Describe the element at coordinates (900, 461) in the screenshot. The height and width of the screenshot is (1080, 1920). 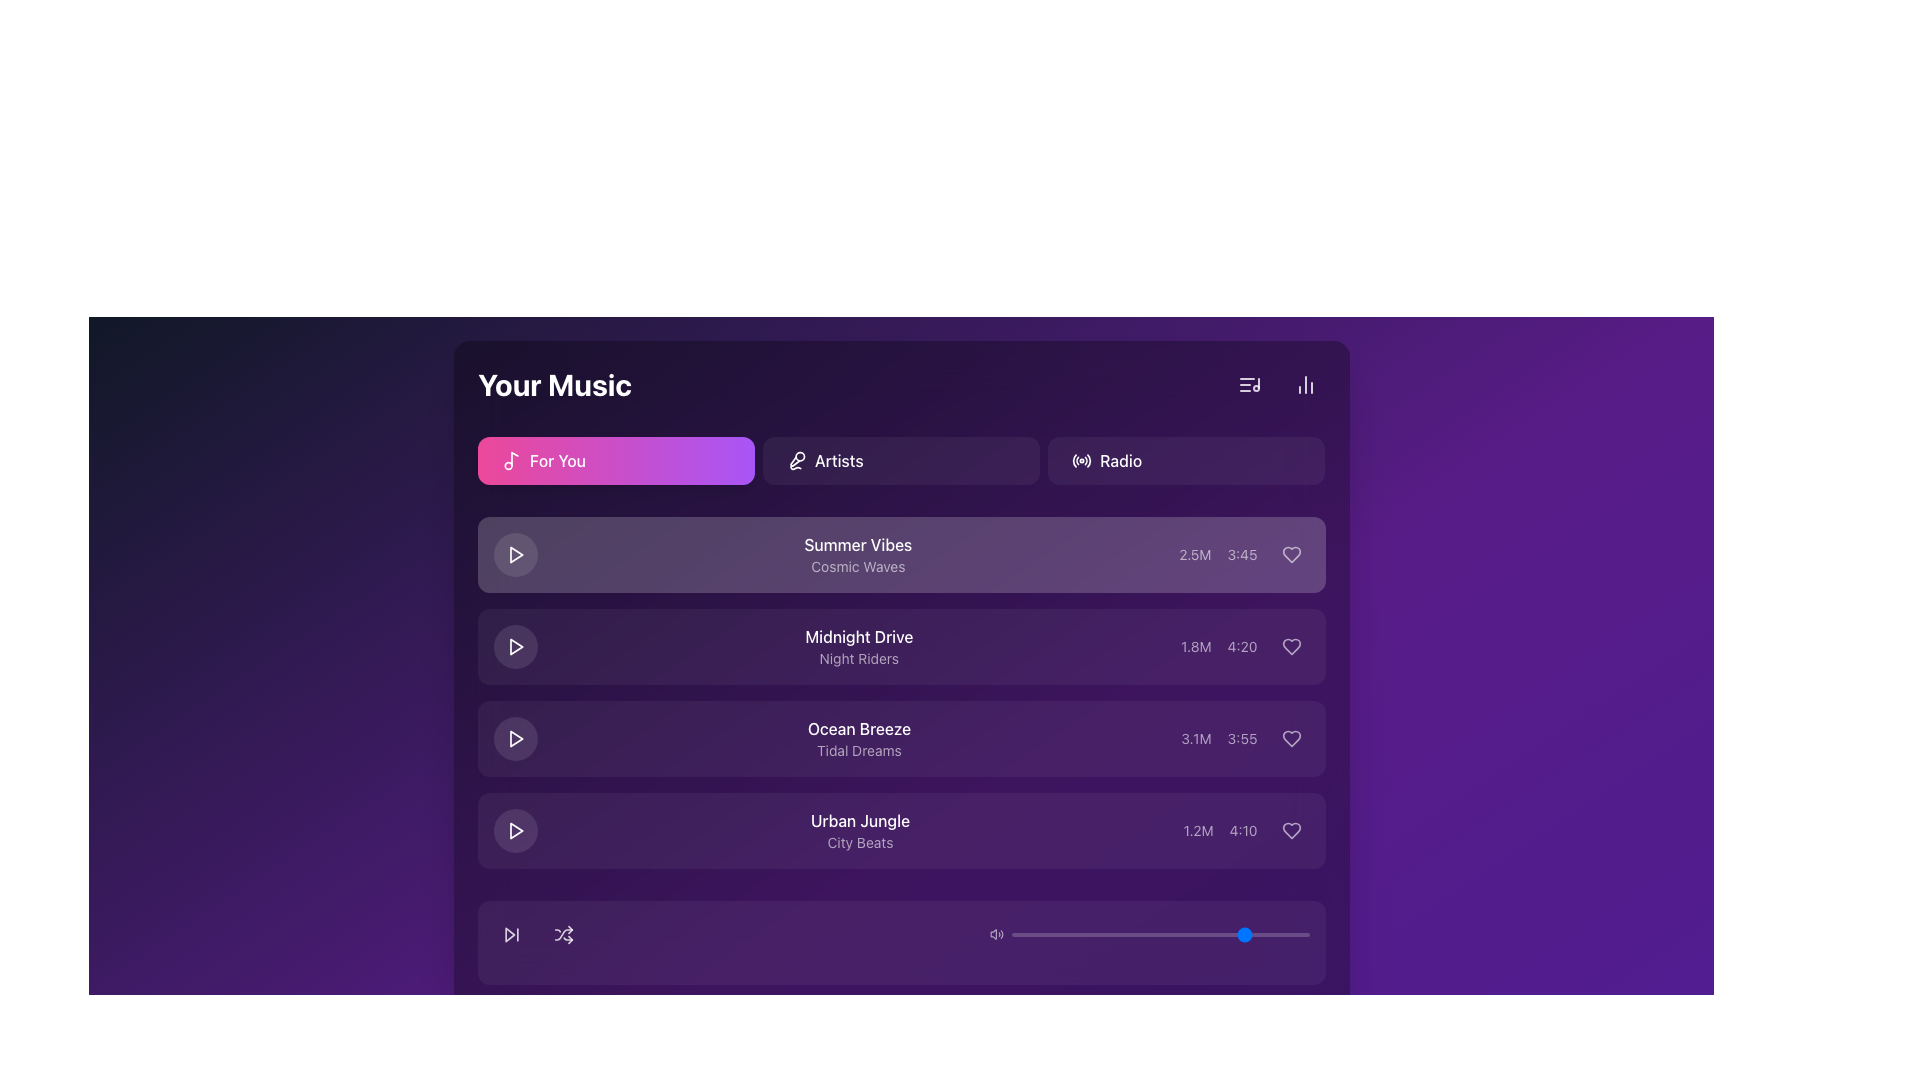
I see `the 'Artists' button, which has a gradient background and is positioned under the 'Your Music' header` at that location.